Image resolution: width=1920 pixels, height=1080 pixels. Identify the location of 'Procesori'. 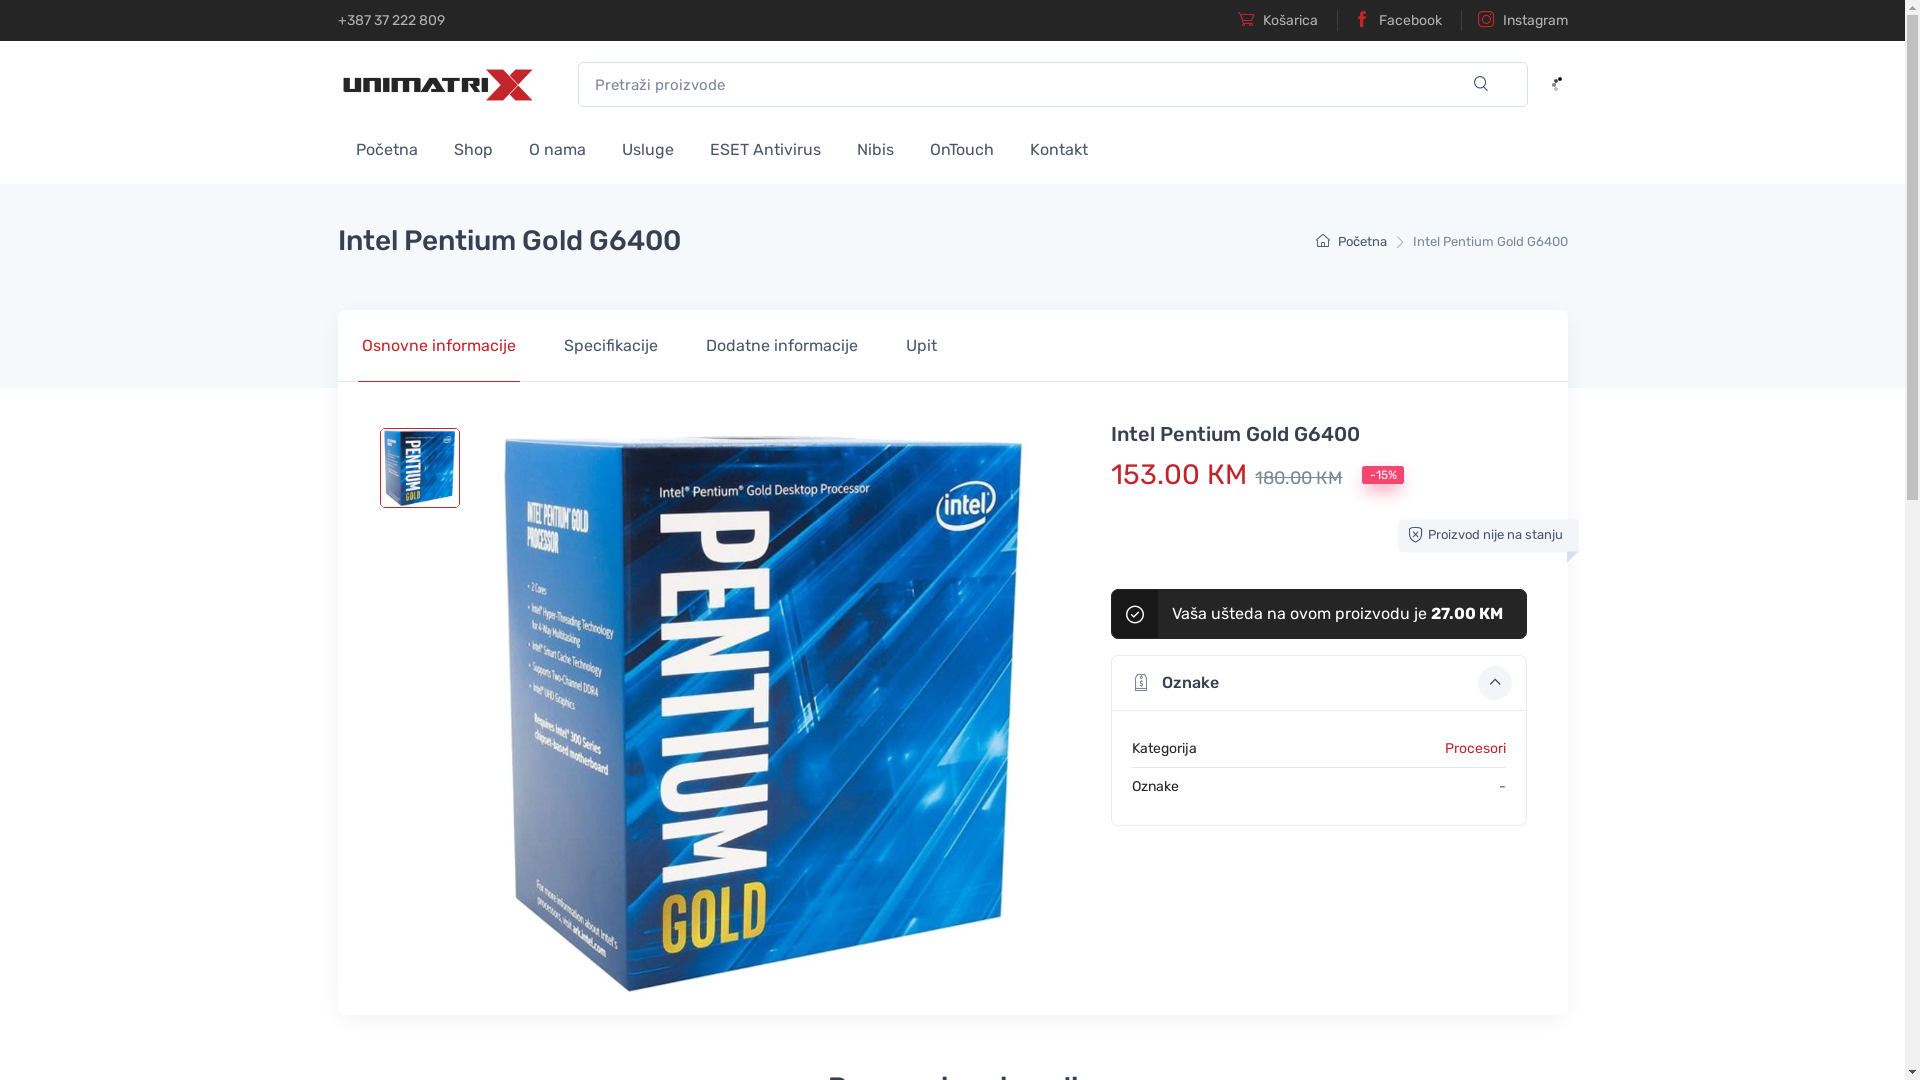
(1475, 748).